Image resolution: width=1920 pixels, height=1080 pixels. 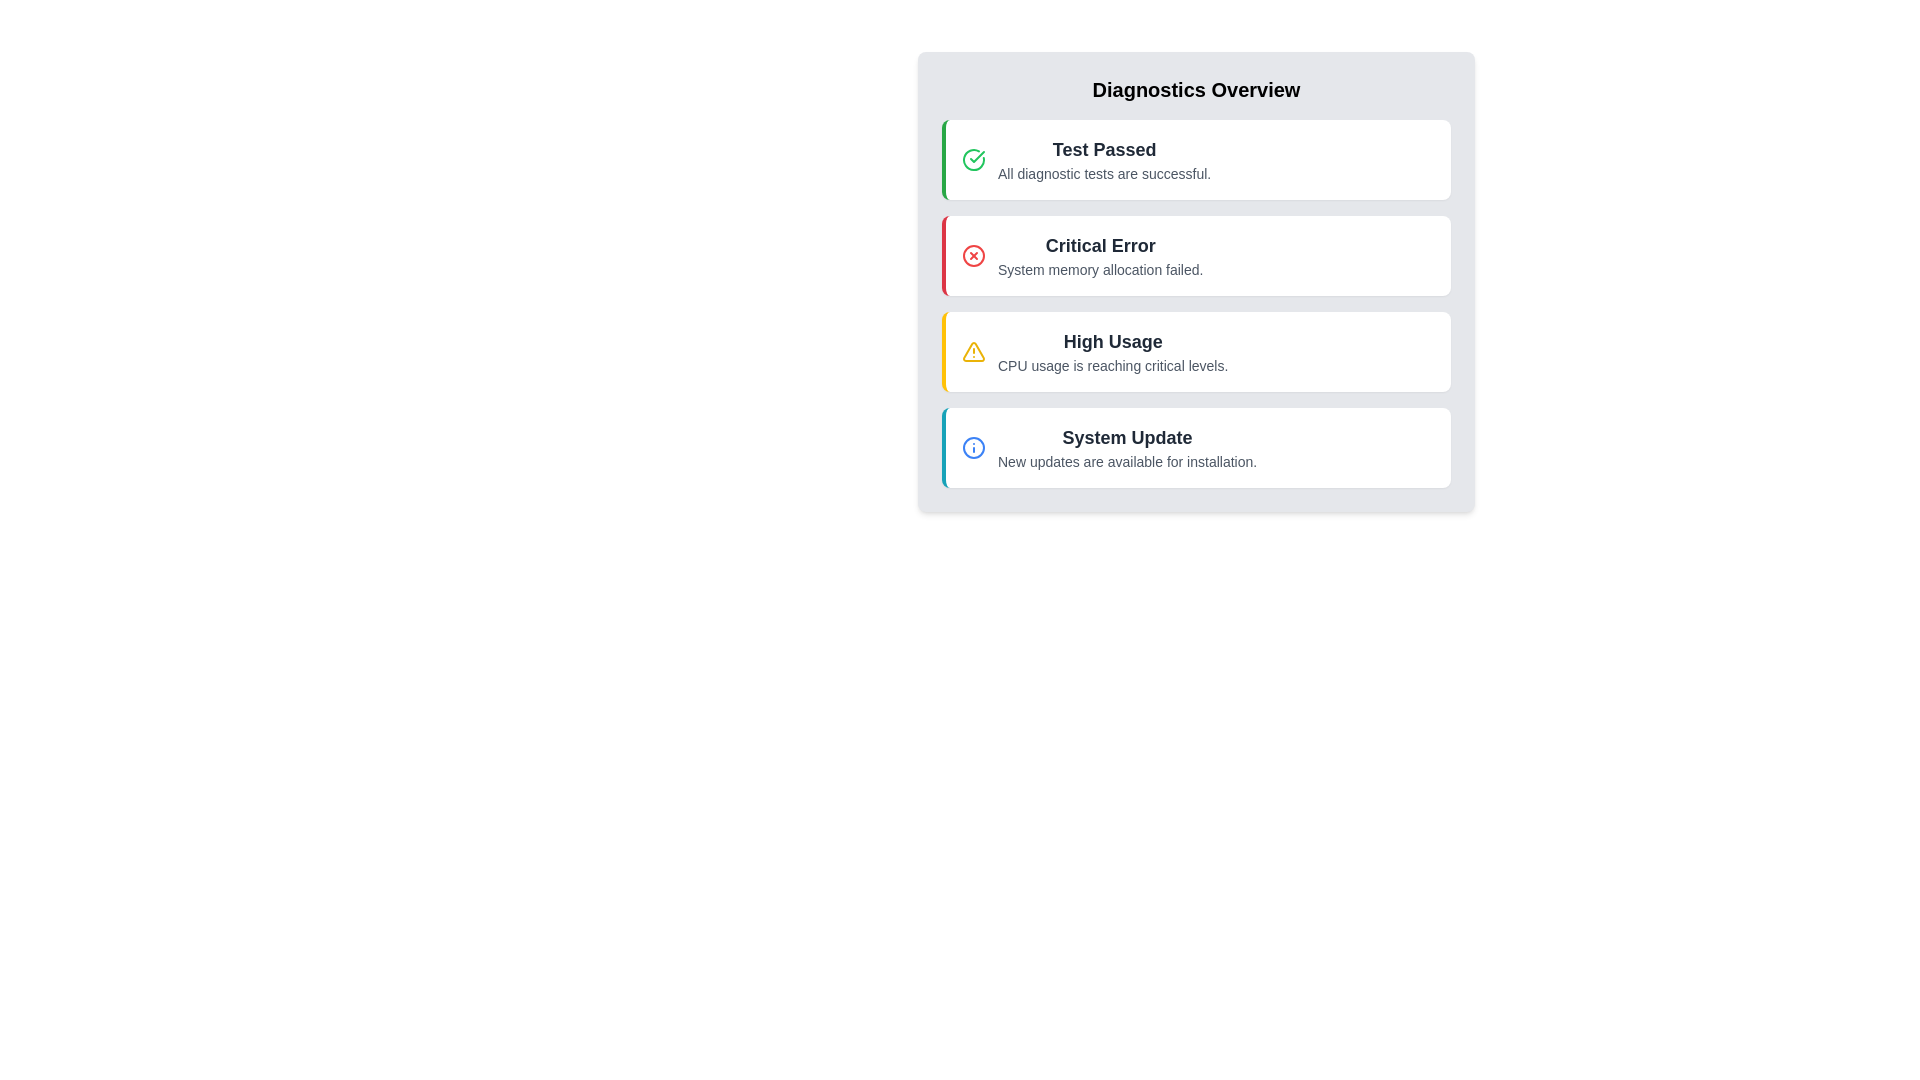 What do you see at coordinates (1198, 158) in the screenshot?
I see `text of the Notification banner indicating the status of the diagnostic test as 'Passed', which is the first notification in the list` at bounding box center [1198, 158].